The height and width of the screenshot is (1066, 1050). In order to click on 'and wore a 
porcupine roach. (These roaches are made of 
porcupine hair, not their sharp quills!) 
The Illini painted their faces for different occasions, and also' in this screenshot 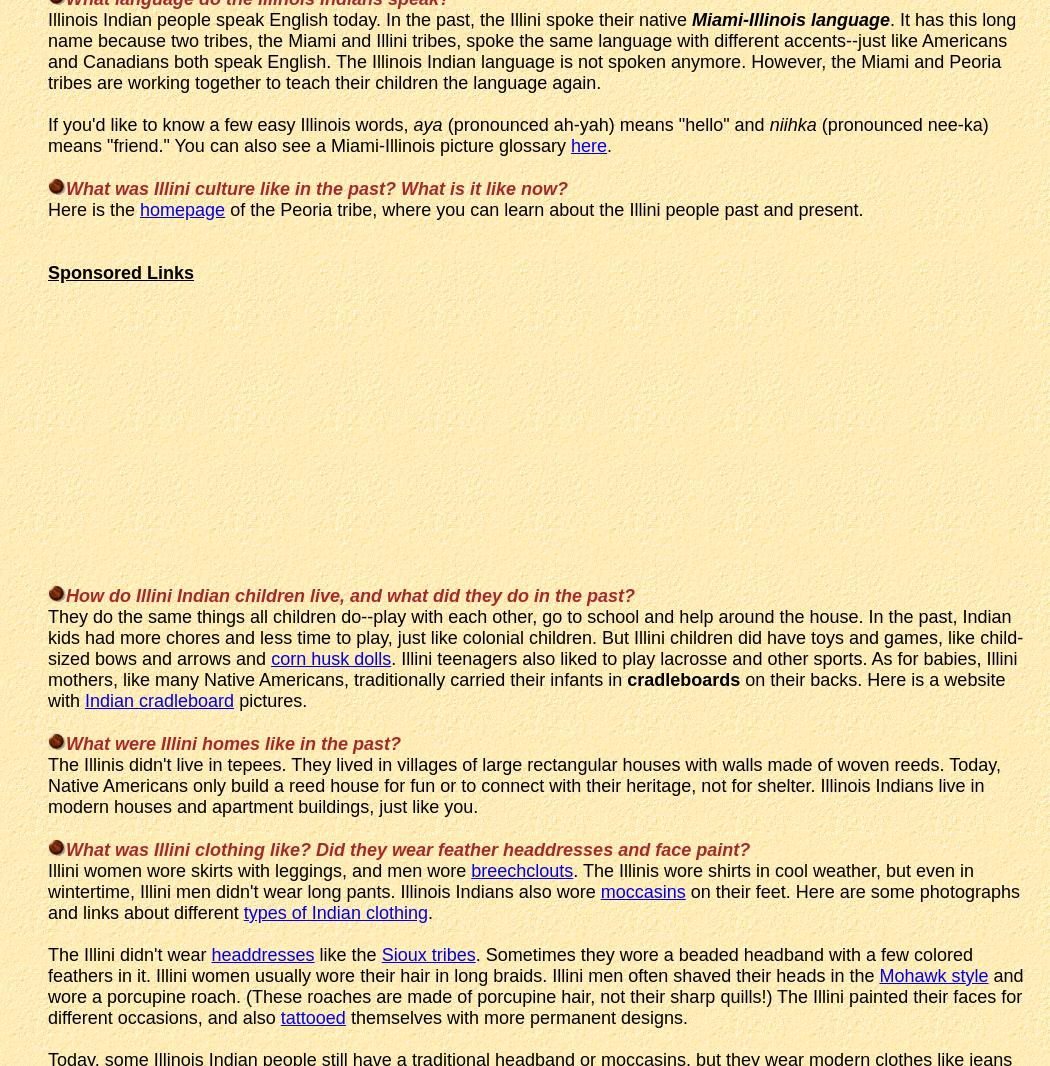, I will do `click(535, 995)`.